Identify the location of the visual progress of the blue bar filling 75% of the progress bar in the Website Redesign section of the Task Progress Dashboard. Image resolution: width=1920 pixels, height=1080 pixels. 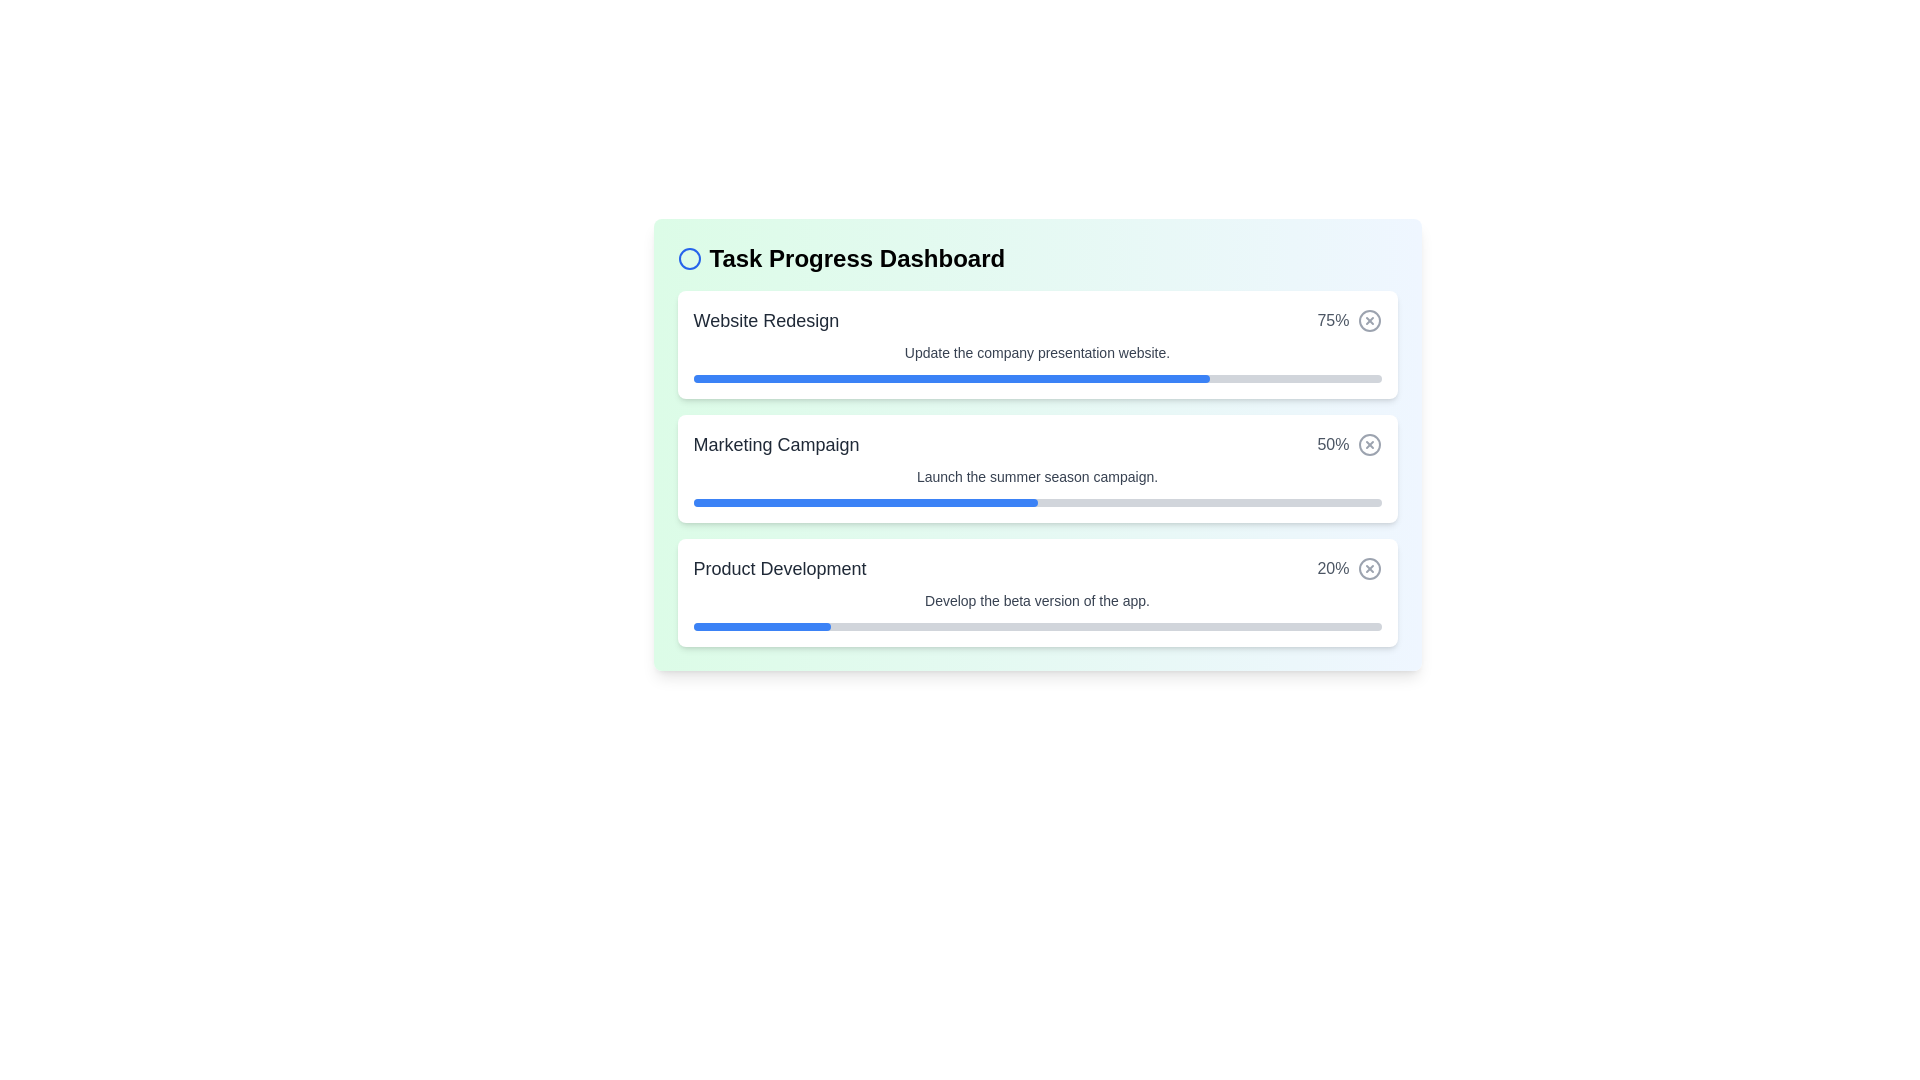
(950, 378).